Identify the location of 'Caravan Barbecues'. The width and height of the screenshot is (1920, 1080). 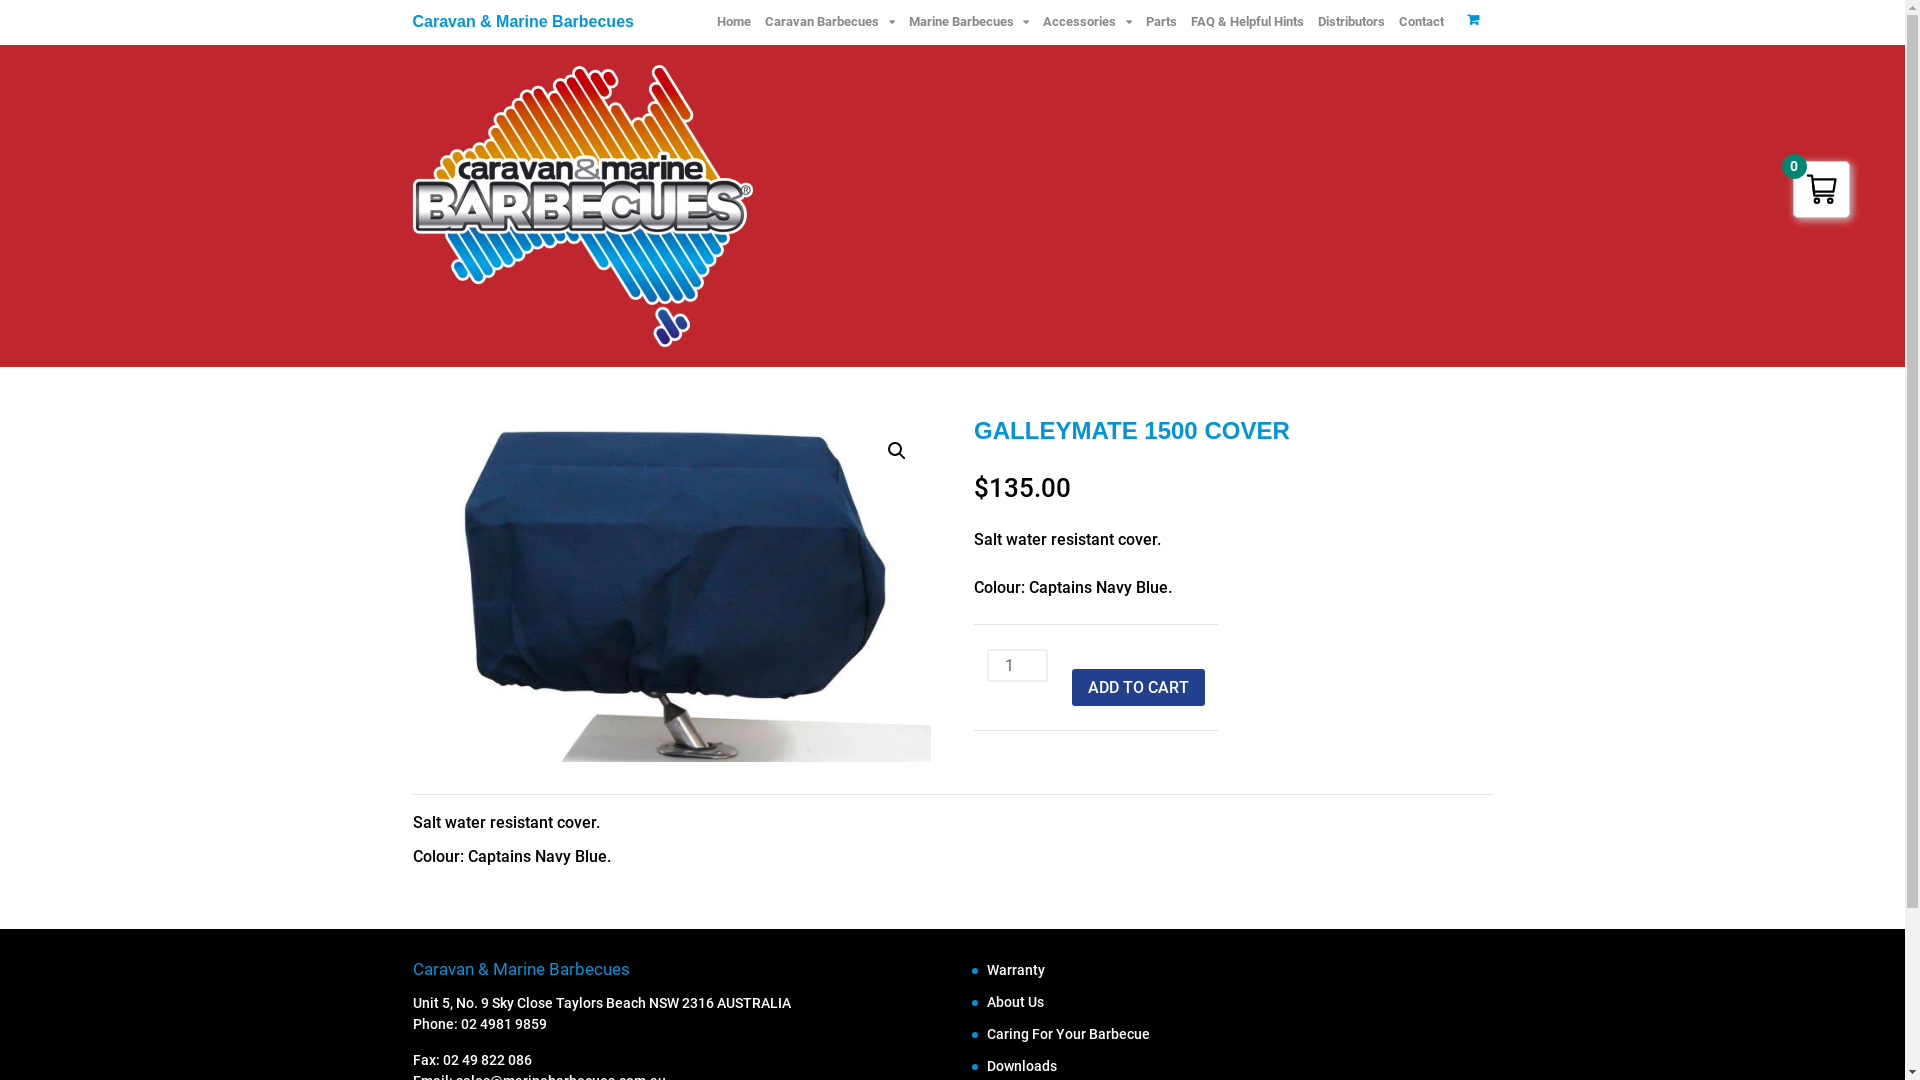
(757, 22).